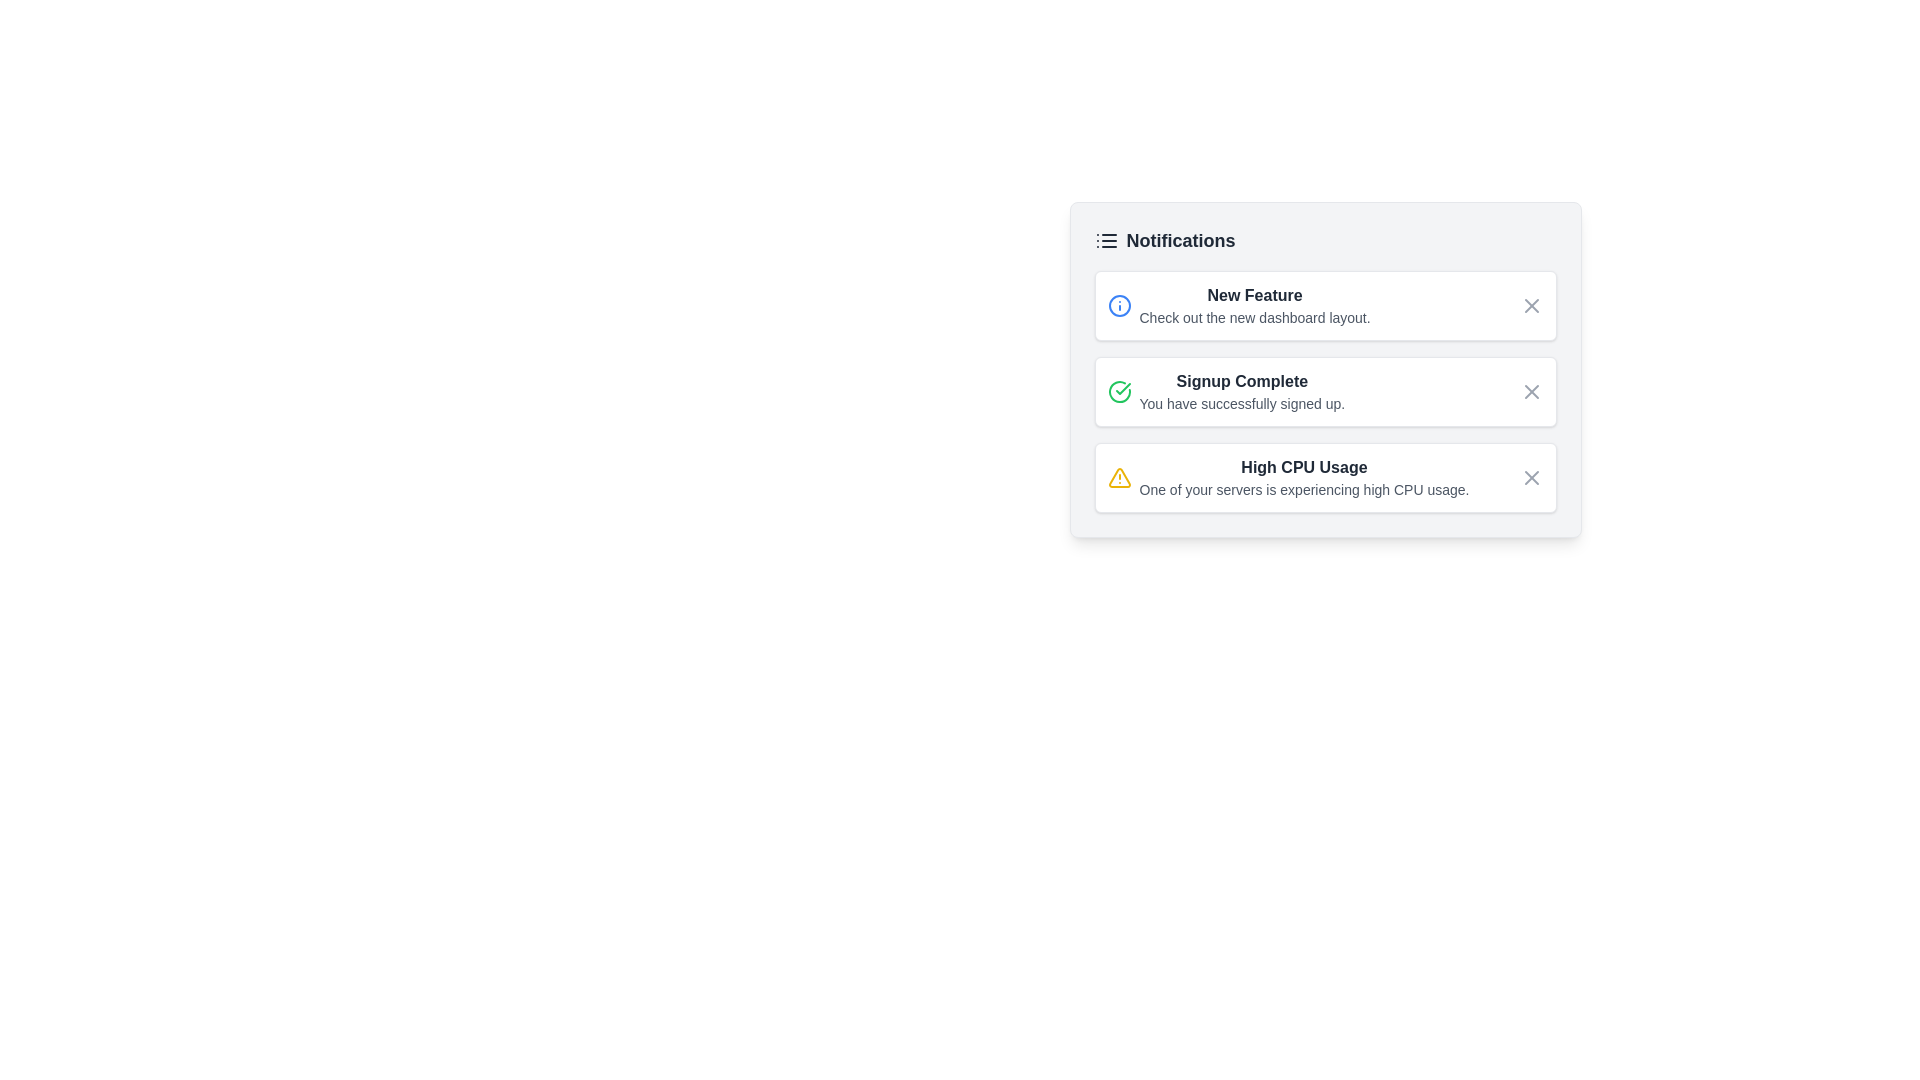  Describe the element at coordinates (1530, 305) in the screenshot. I see `the close icon located in the top-right corner of the 'New Feature' notification card to provide additional visual feedback` at that location.